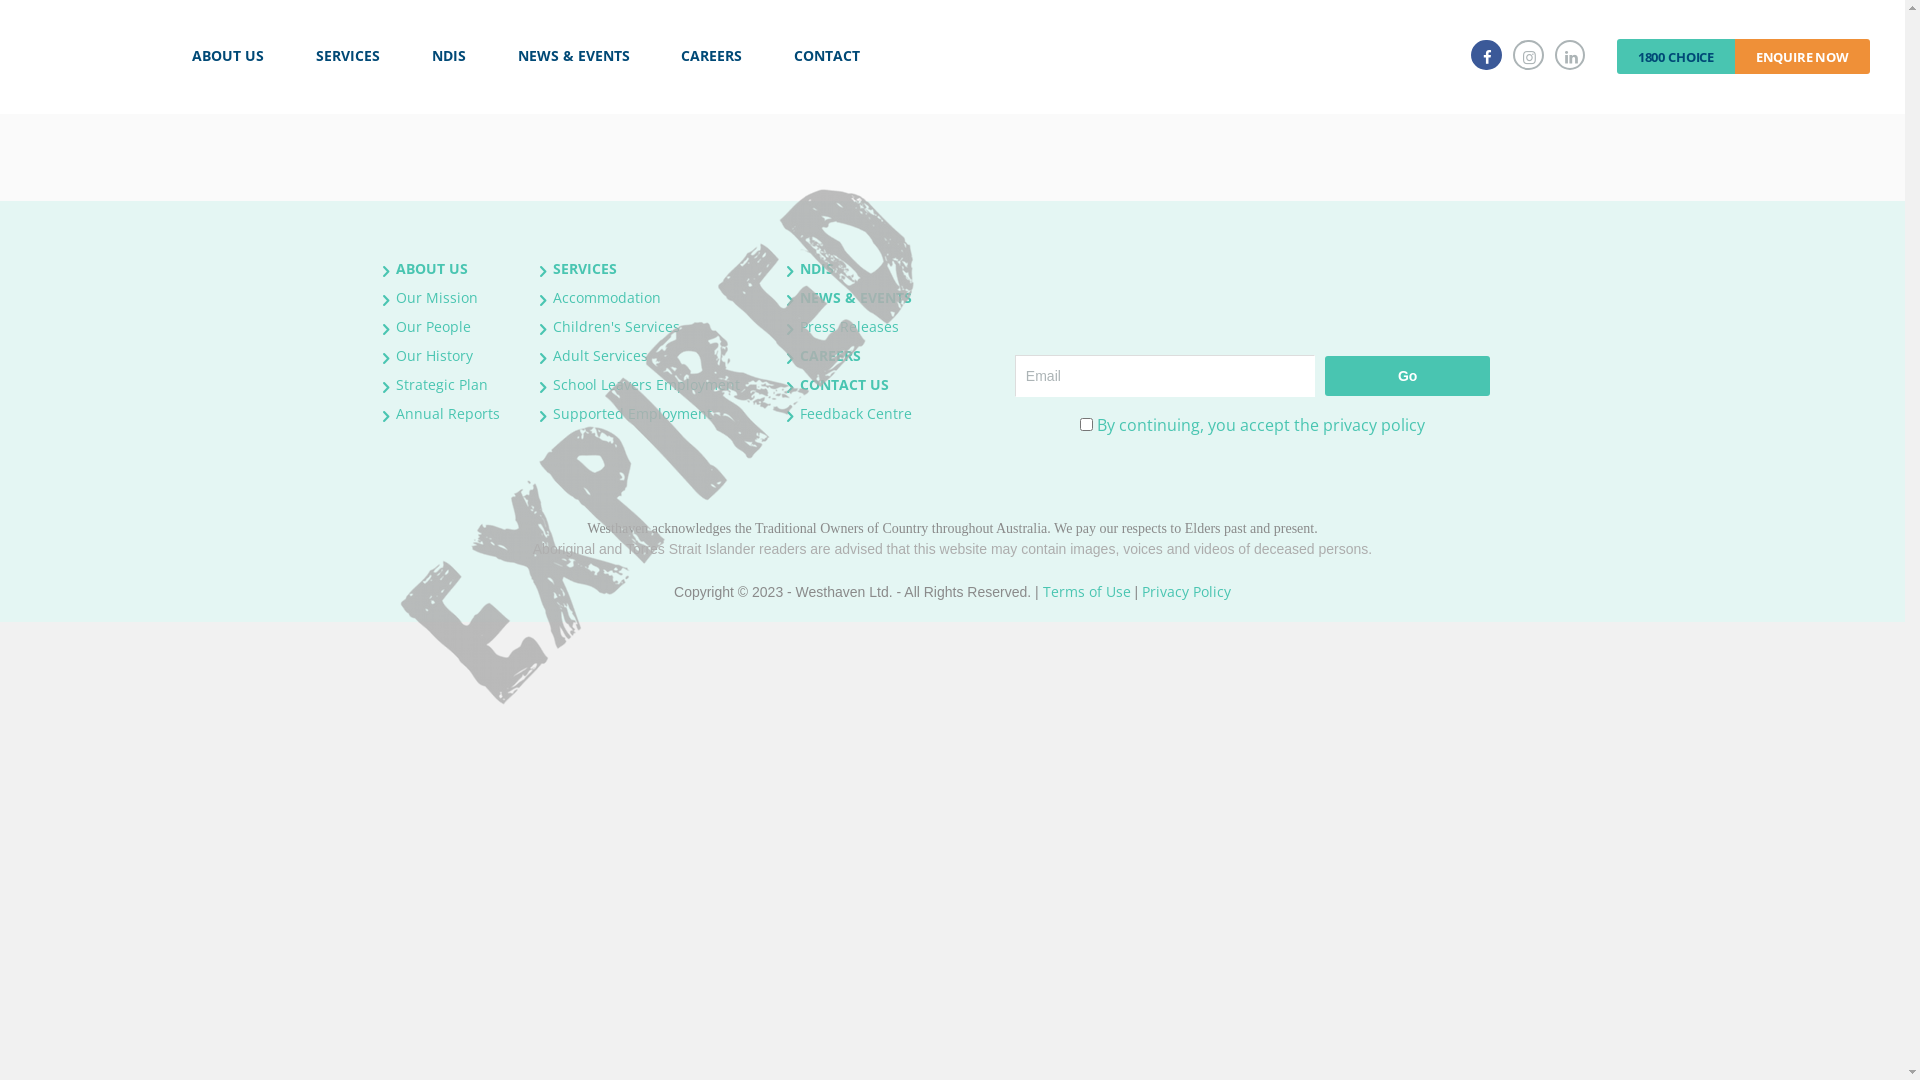  I want to click on 'Adult Services', so click(552, 354).